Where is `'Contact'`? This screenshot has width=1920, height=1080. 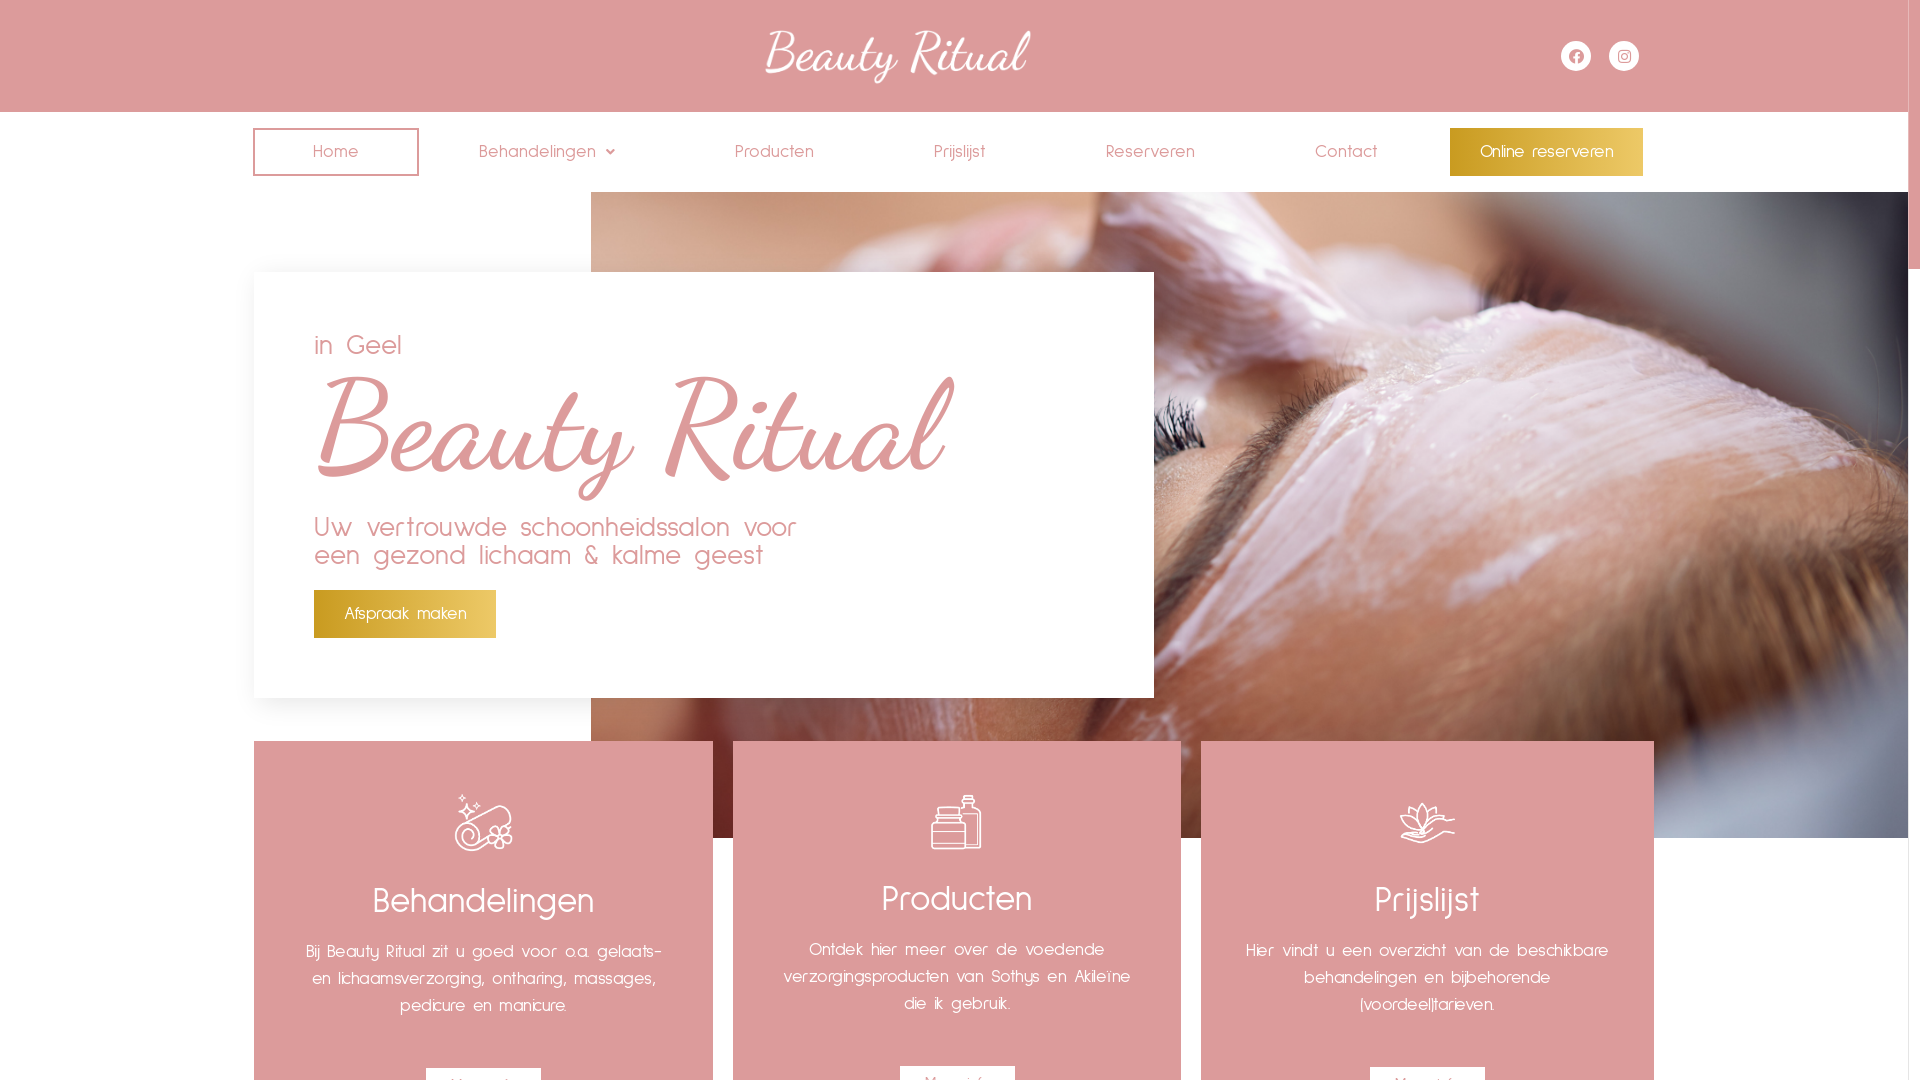
'Contact' is located at coordinates (1346, 150).